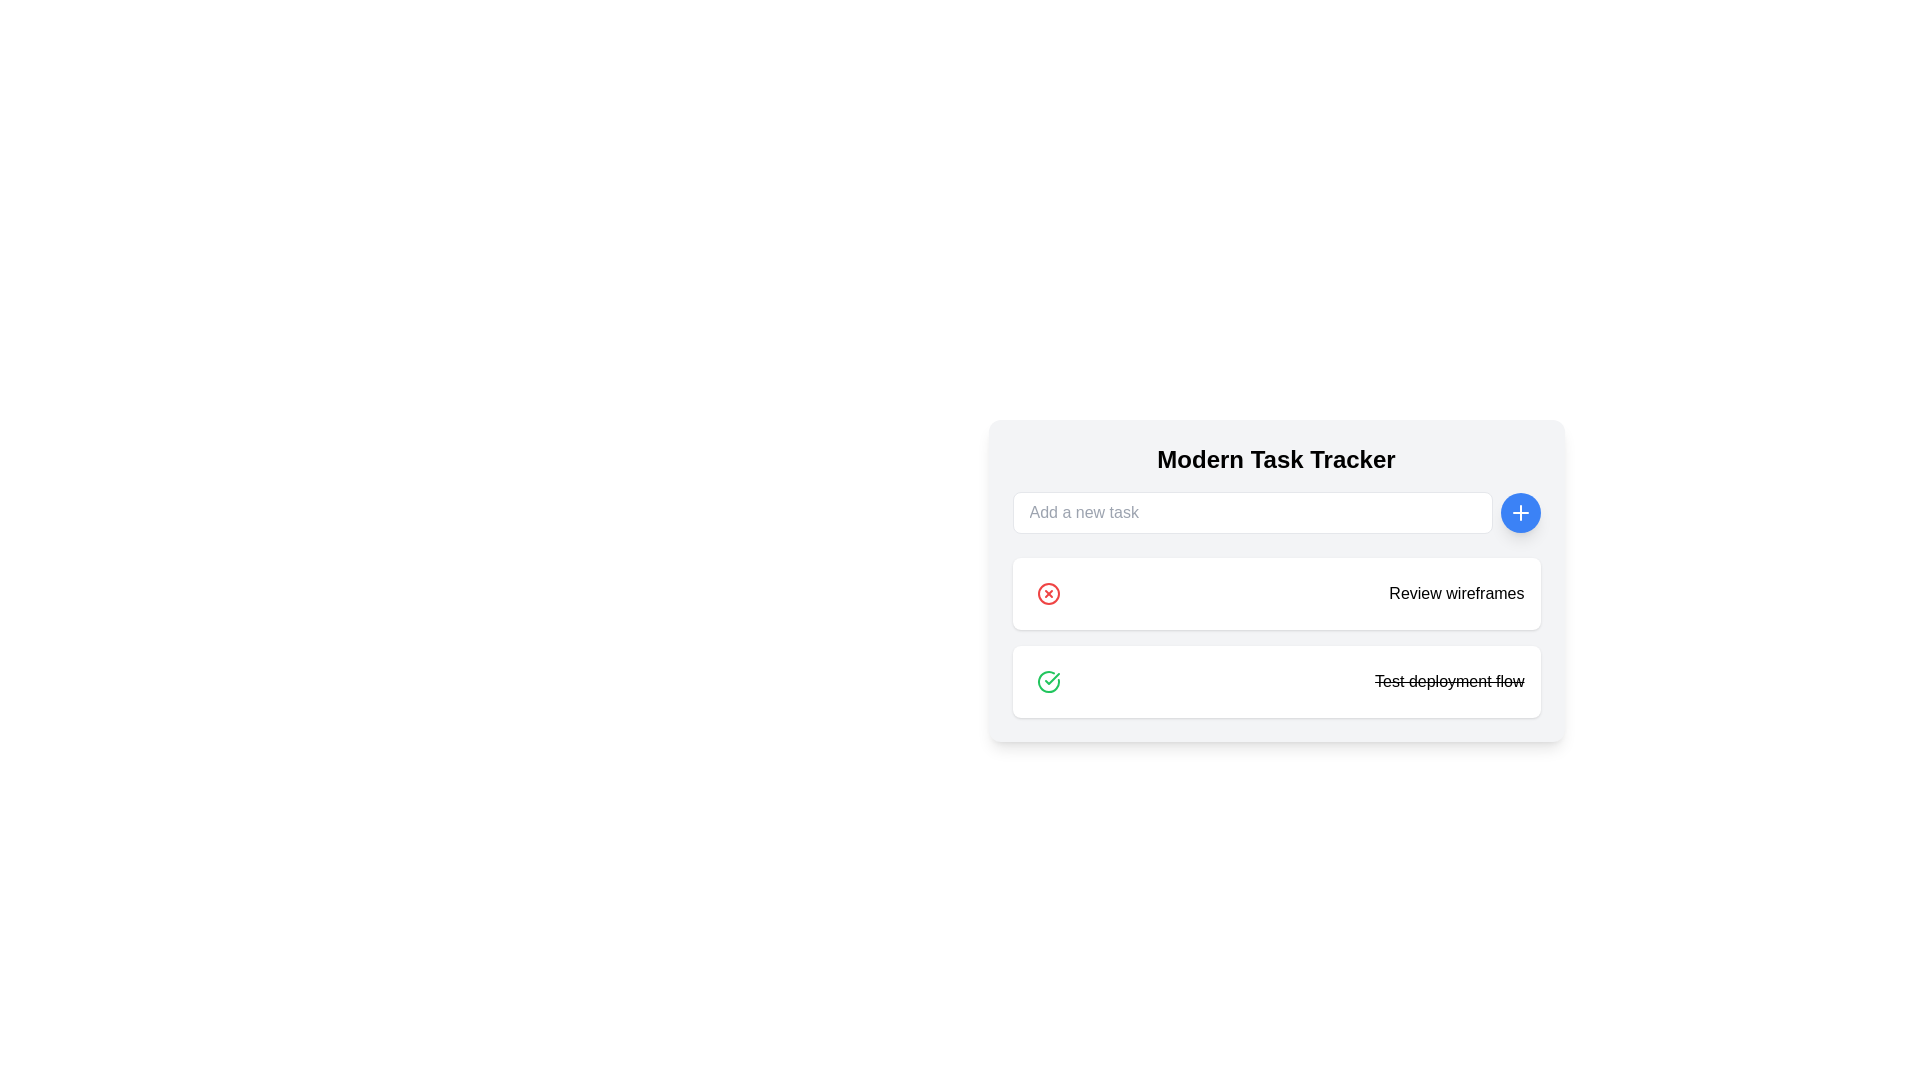 The image size is (1920, 1080). Describe the element at coordinates (1275, 459) in the screenshot. I see `title displayed at the top of the card-like structure, which serves as the heading for the section` at that location.